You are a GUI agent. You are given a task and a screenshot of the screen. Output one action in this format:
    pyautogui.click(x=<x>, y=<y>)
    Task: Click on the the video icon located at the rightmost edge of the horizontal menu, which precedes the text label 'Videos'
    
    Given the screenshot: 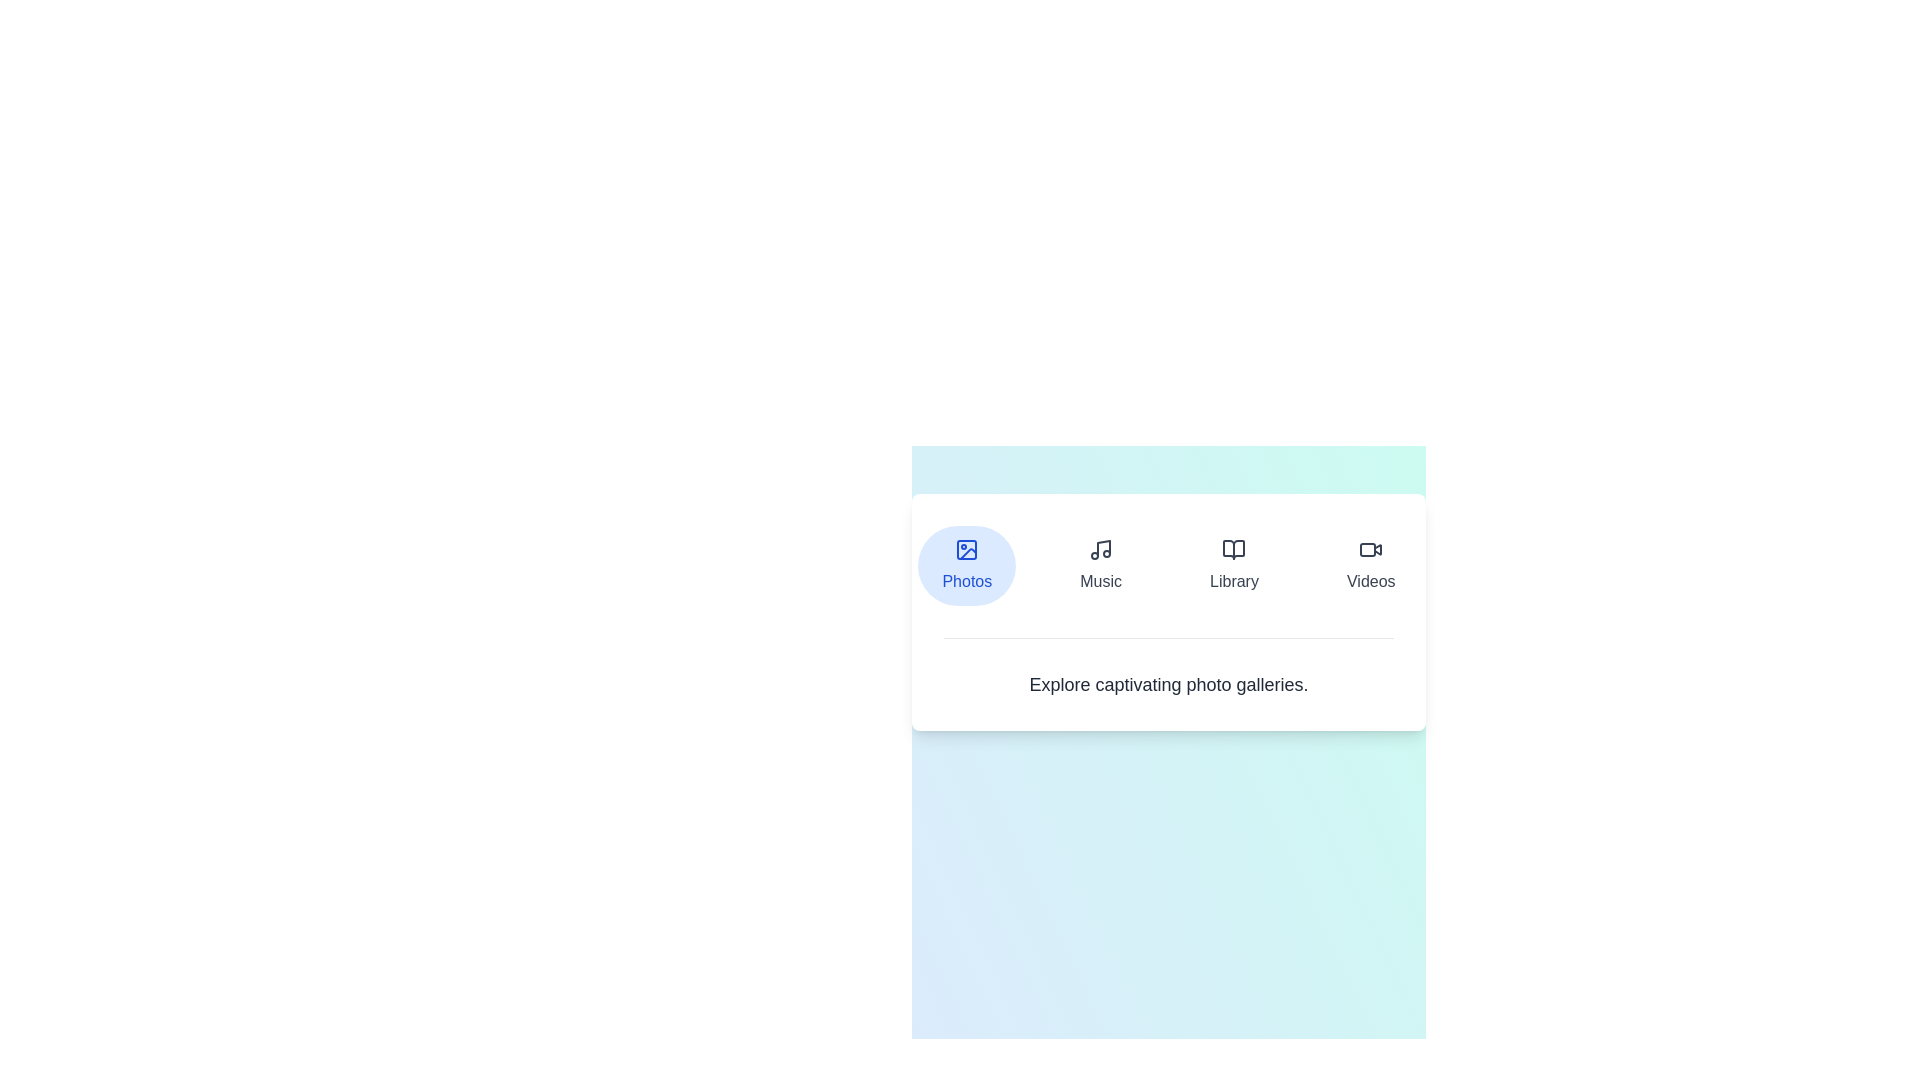 What is the action you would take?
    pyautogui.click(x=1370, y=550)
    